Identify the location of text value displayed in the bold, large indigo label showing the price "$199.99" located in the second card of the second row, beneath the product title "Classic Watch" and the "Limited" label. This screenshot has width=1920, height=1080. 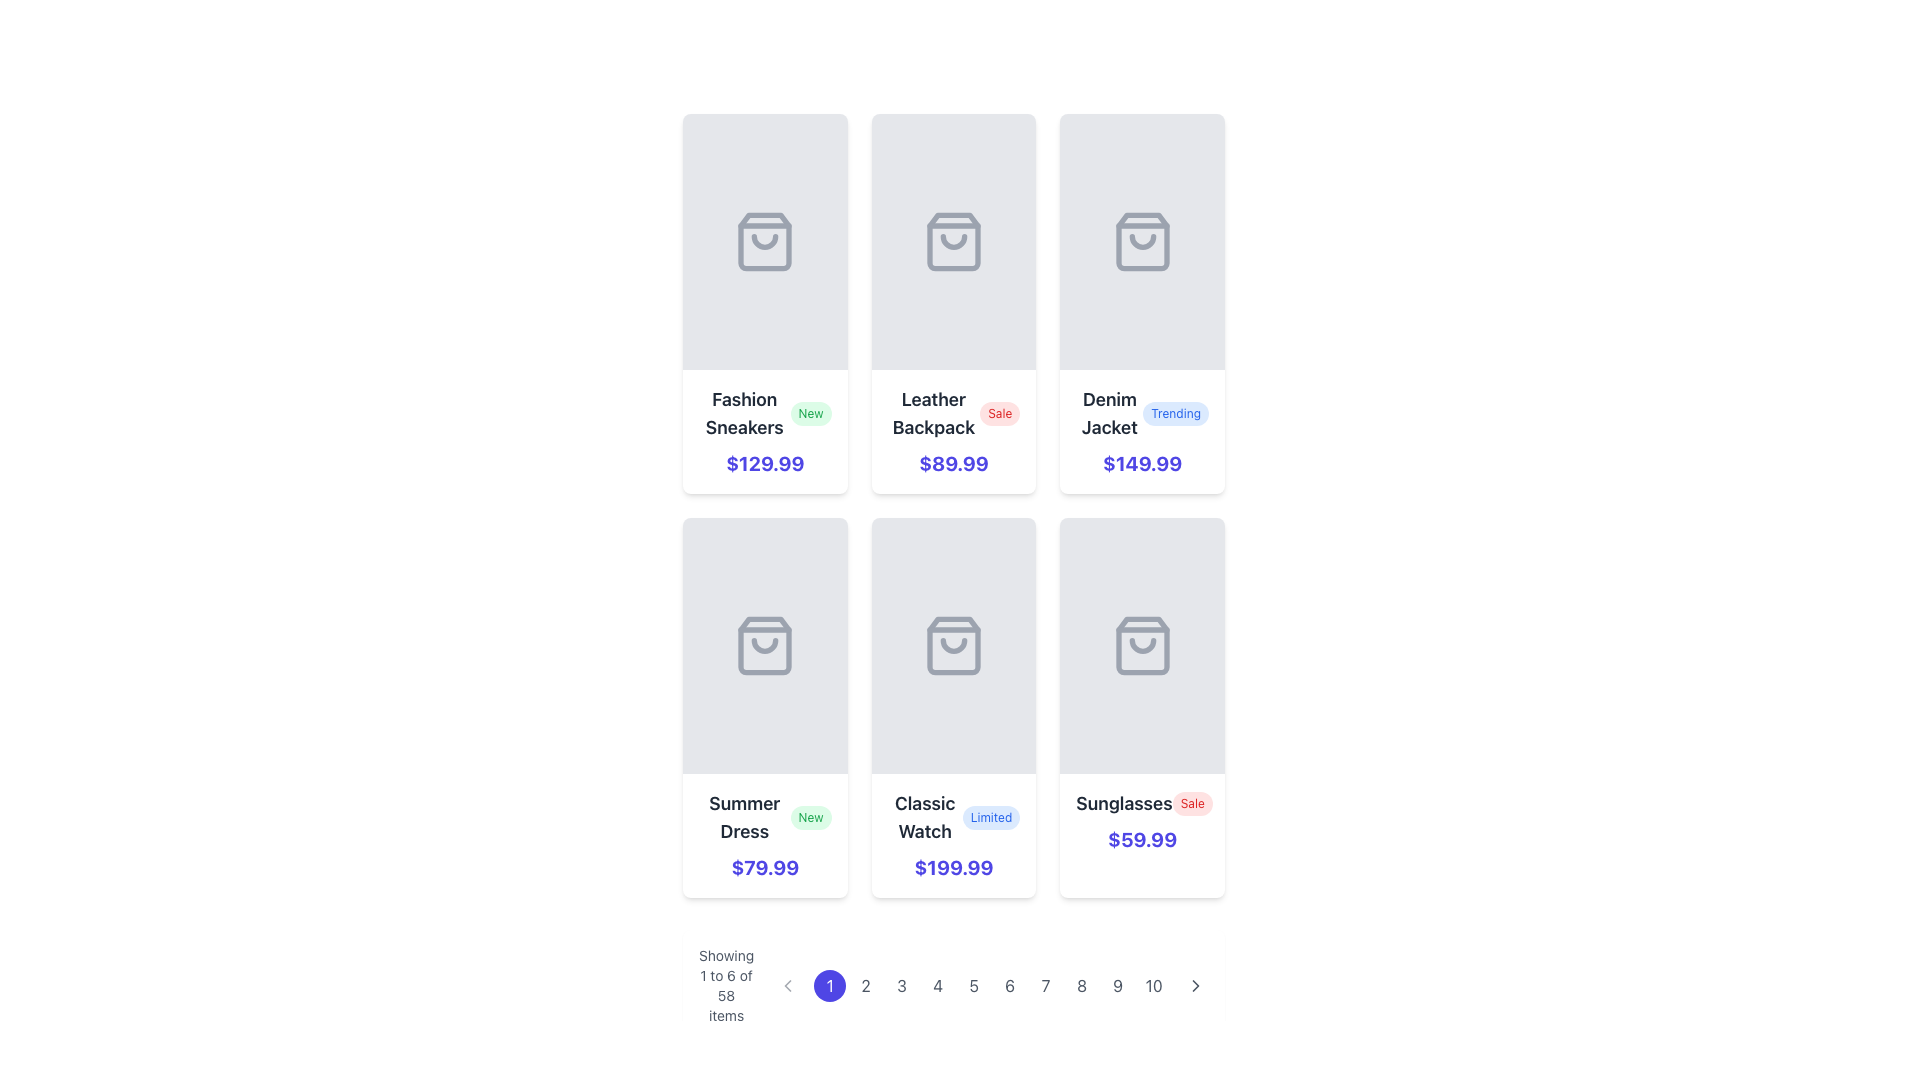
(953, 866).